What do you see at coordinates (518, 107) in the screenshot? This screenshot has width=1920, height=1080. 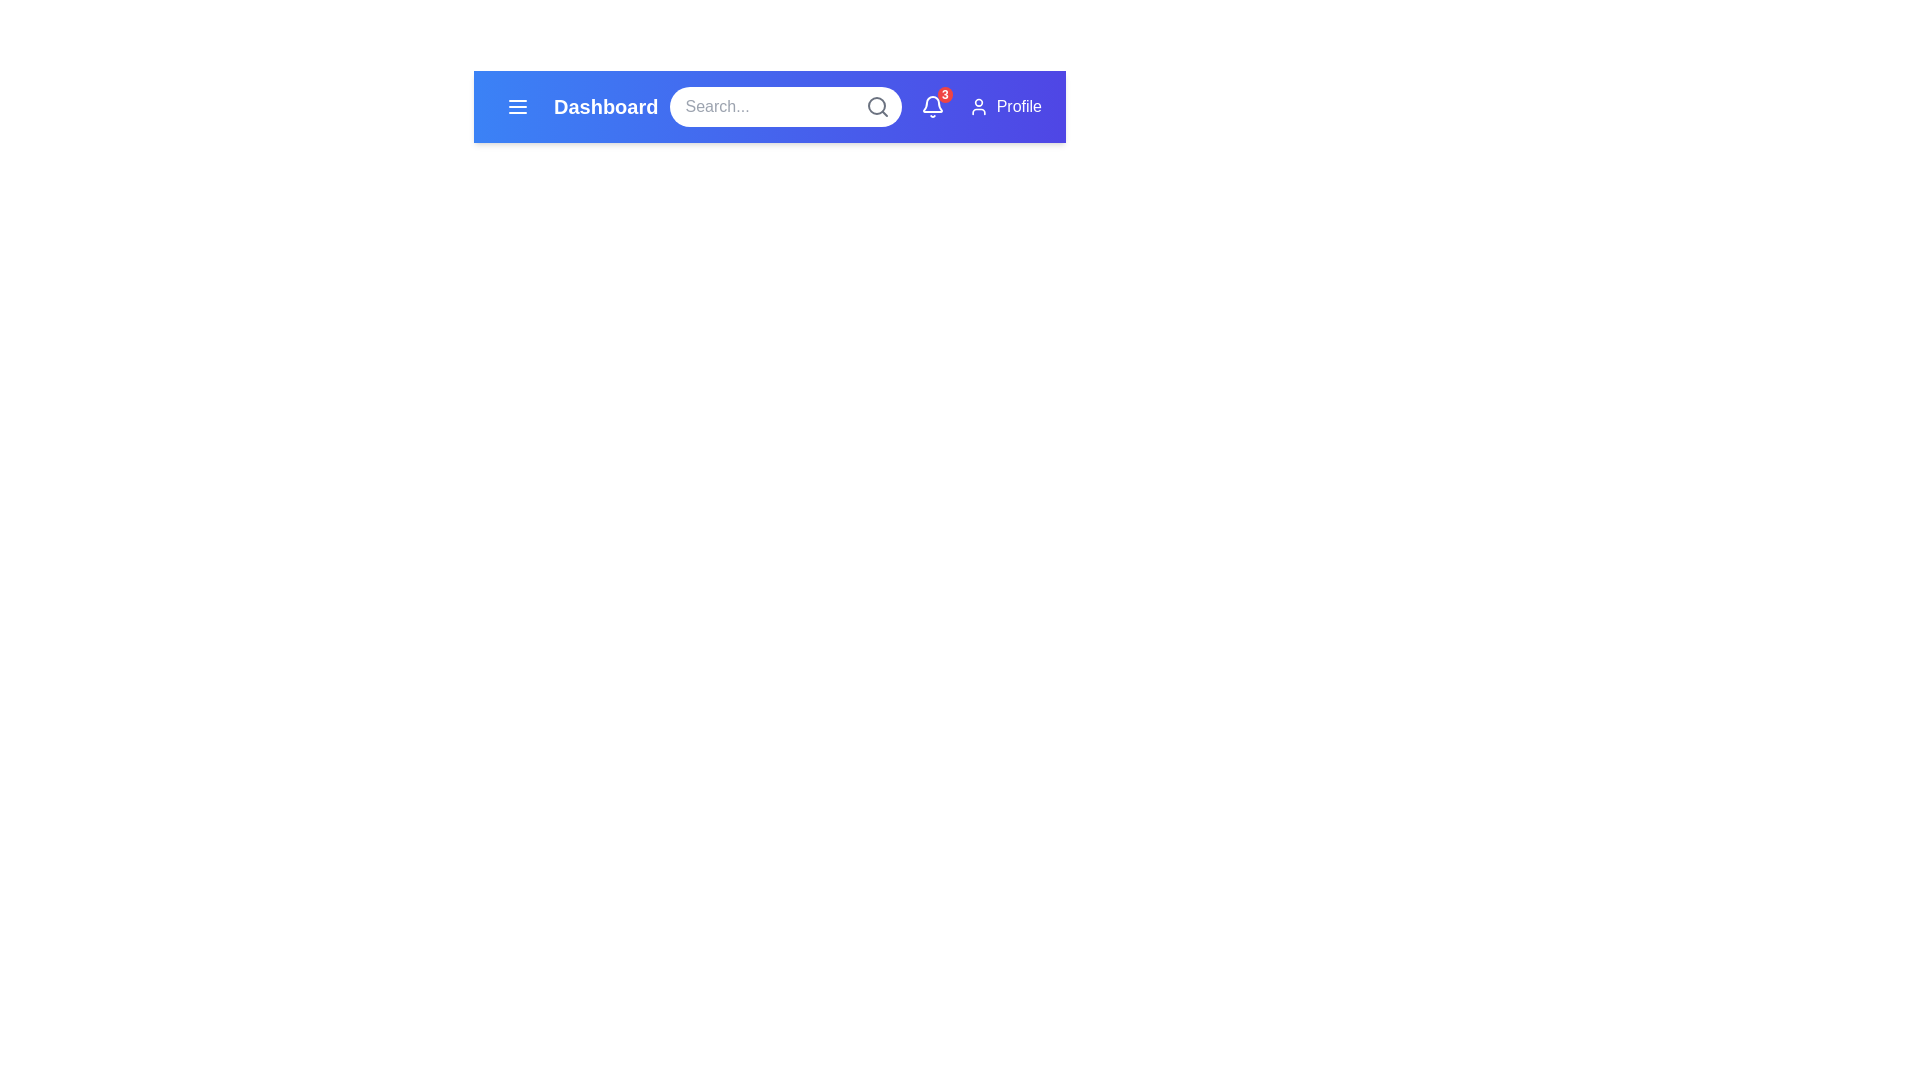 I see `the rectangular button with a blue background and a menu icon located at the top left corner of the header section` at bounding box center [518, 107].